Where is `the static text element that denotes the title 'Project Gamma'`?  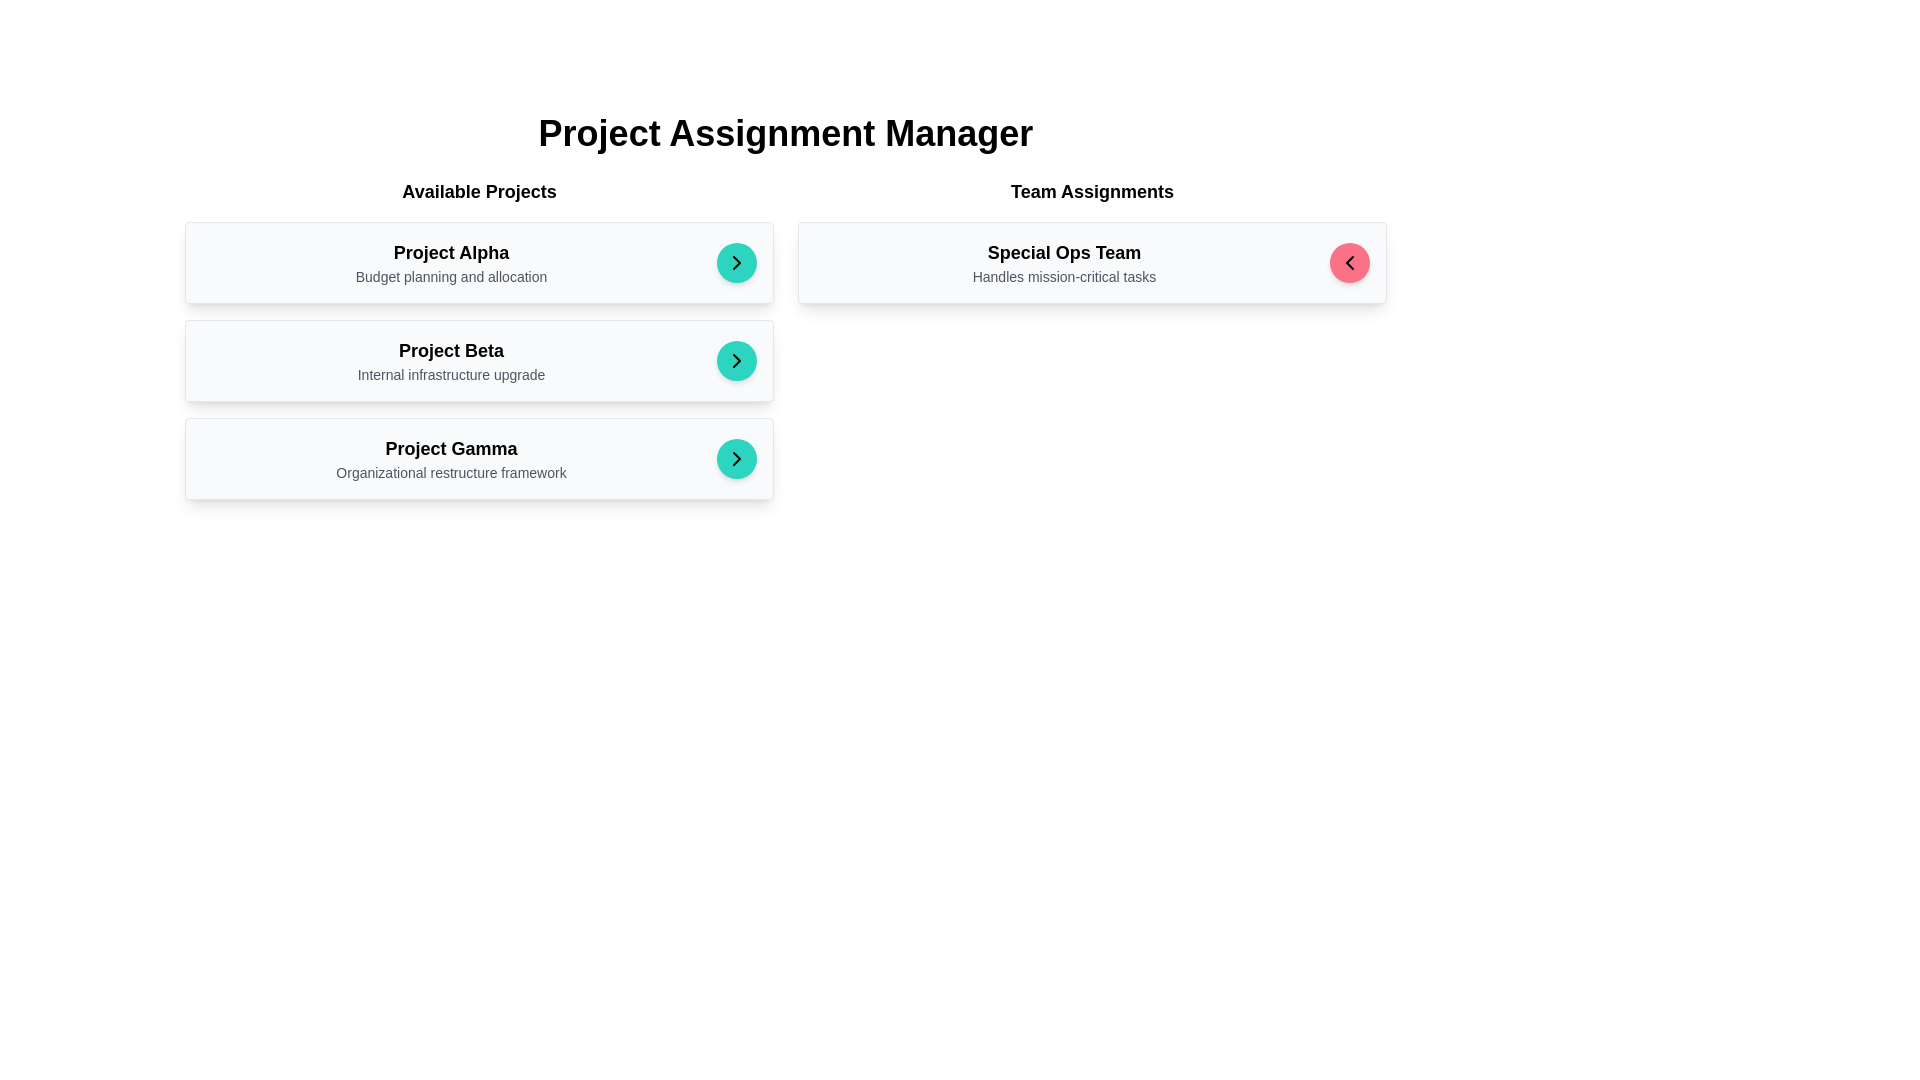
the static text element that denotes the title 'Project Gamma' is located at coordinates (450, 447).